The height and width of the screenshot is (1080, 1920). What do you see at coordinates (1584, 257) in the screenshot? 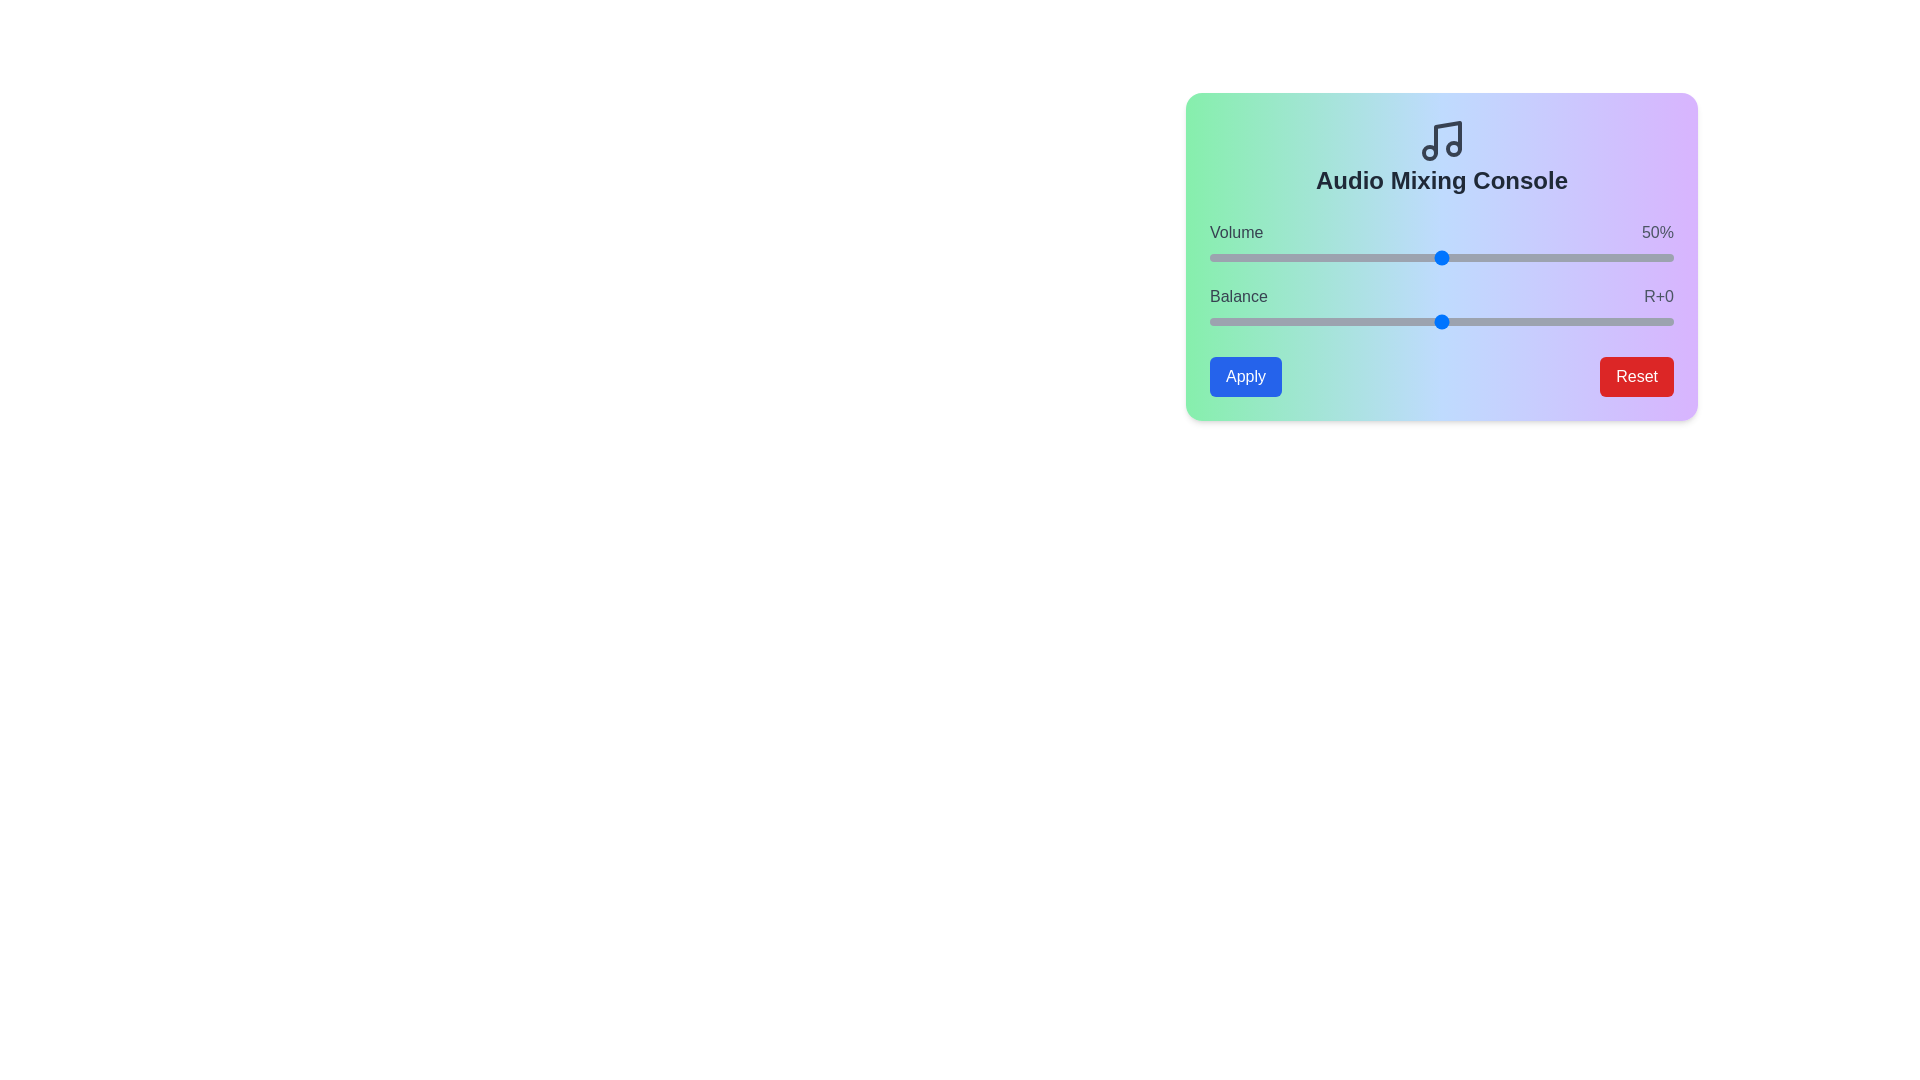
I see `the slider` at bounding box center [1584, 257].